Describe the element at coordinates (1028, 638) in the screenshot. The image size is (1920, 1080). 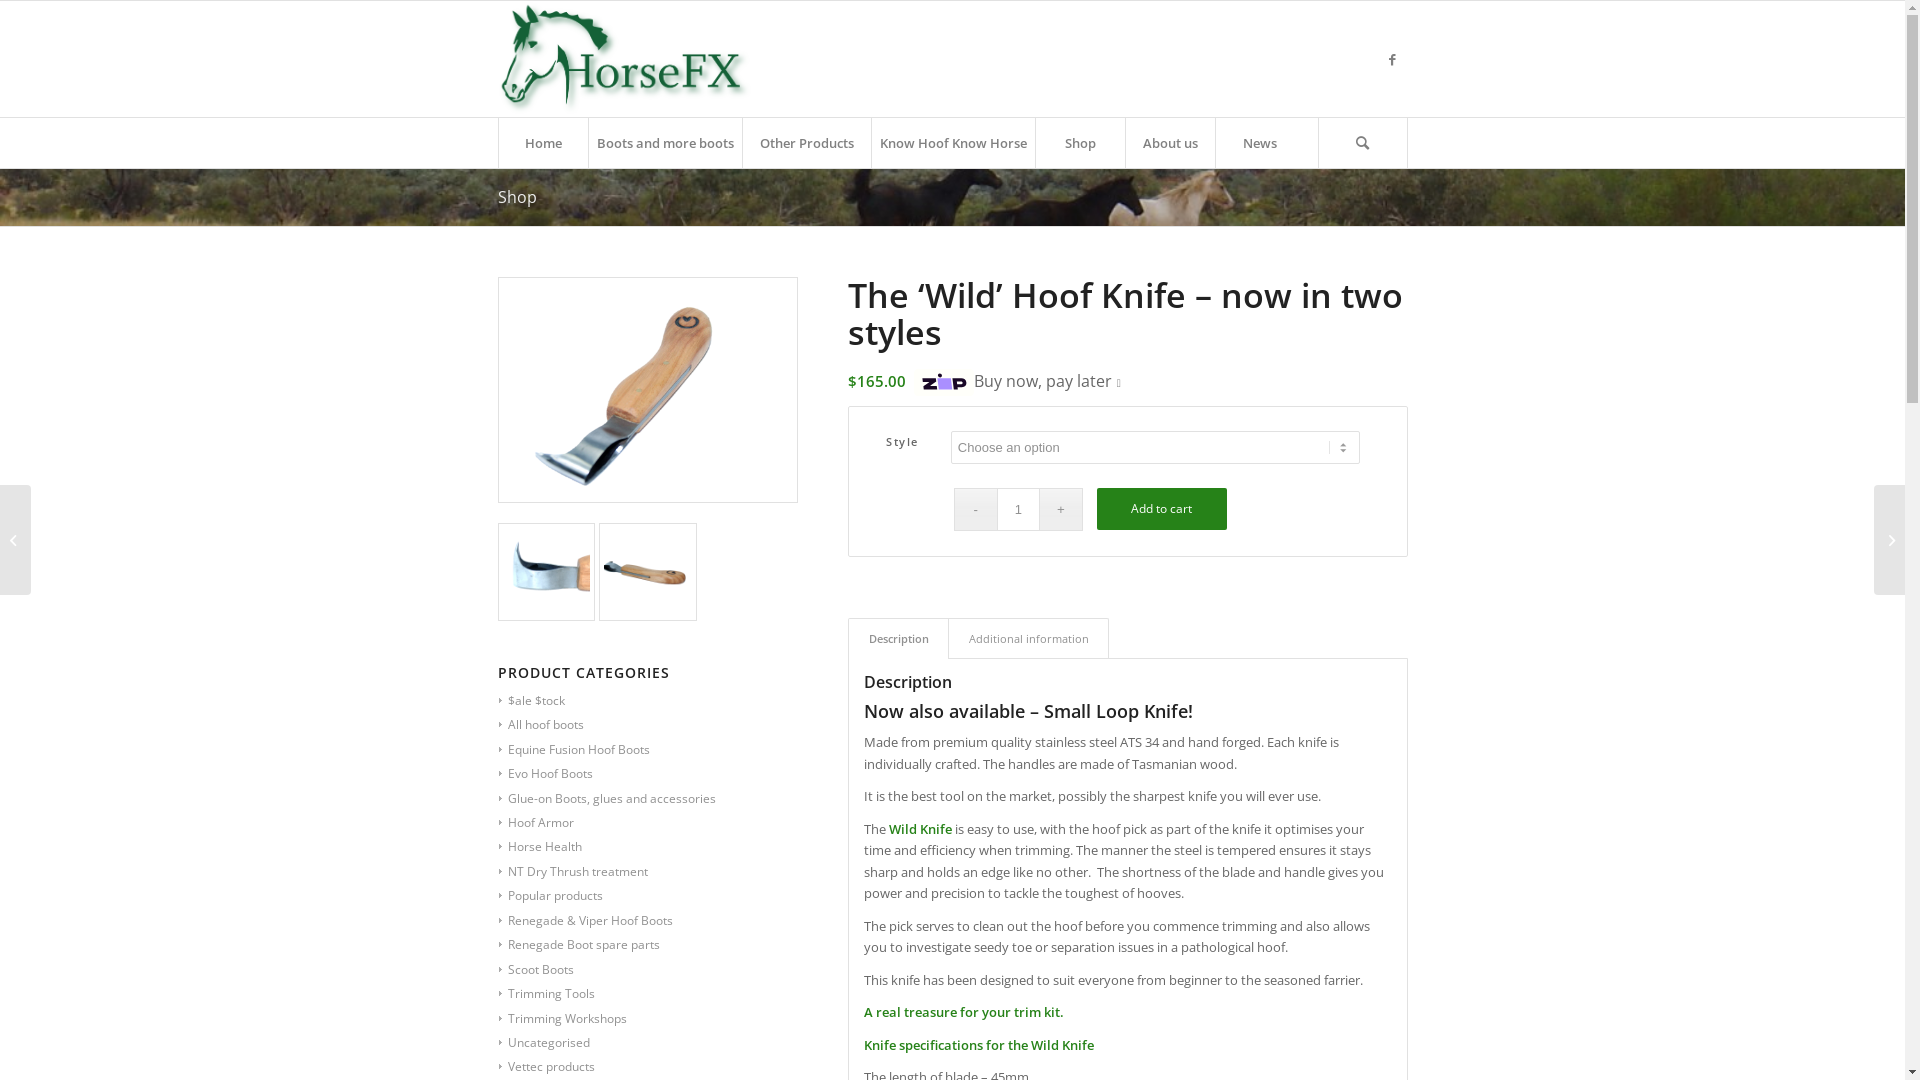
I see `'Additional information'` at that location.